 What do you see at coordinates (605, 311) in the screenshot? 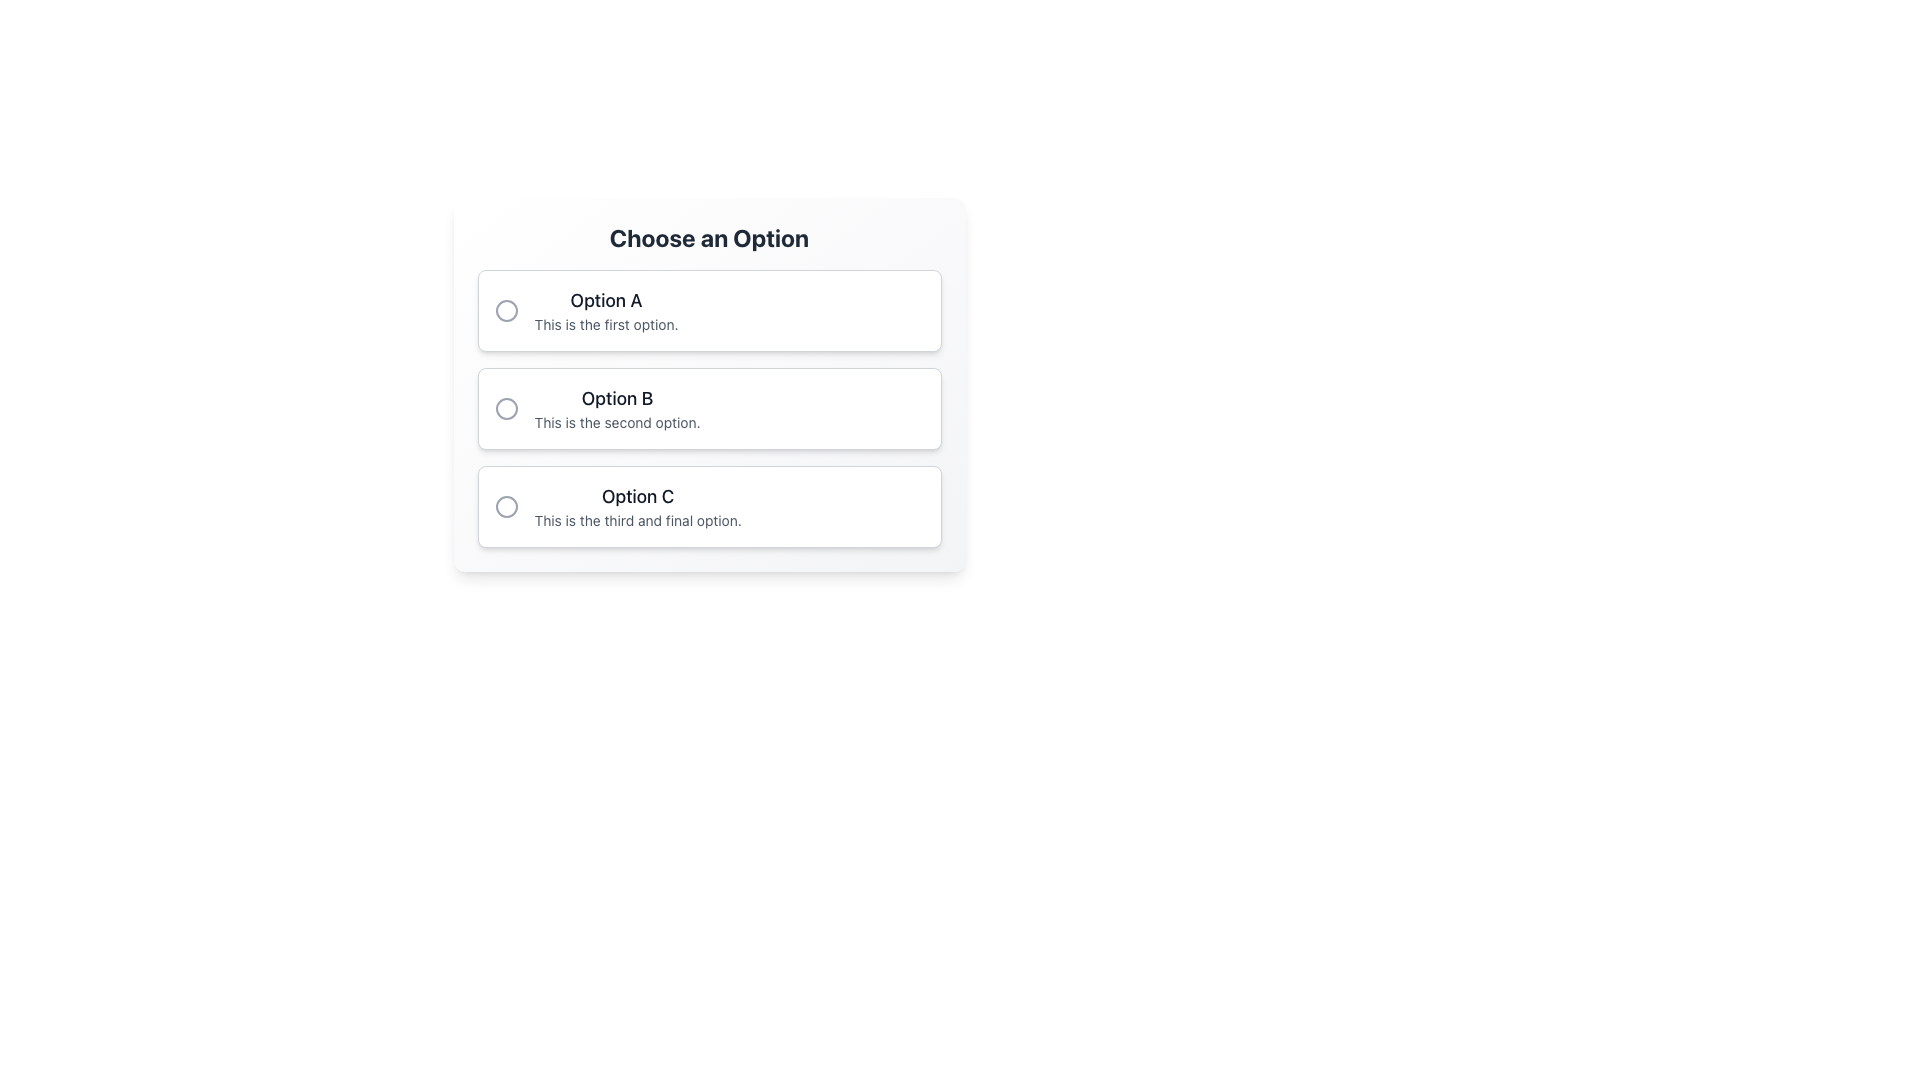
I see `the text display area that provides the title and description for the first selectable option in a group, which is located within the top bordered, rounded rectangle to the right of a circular icon` at bounding box center [605, 311].